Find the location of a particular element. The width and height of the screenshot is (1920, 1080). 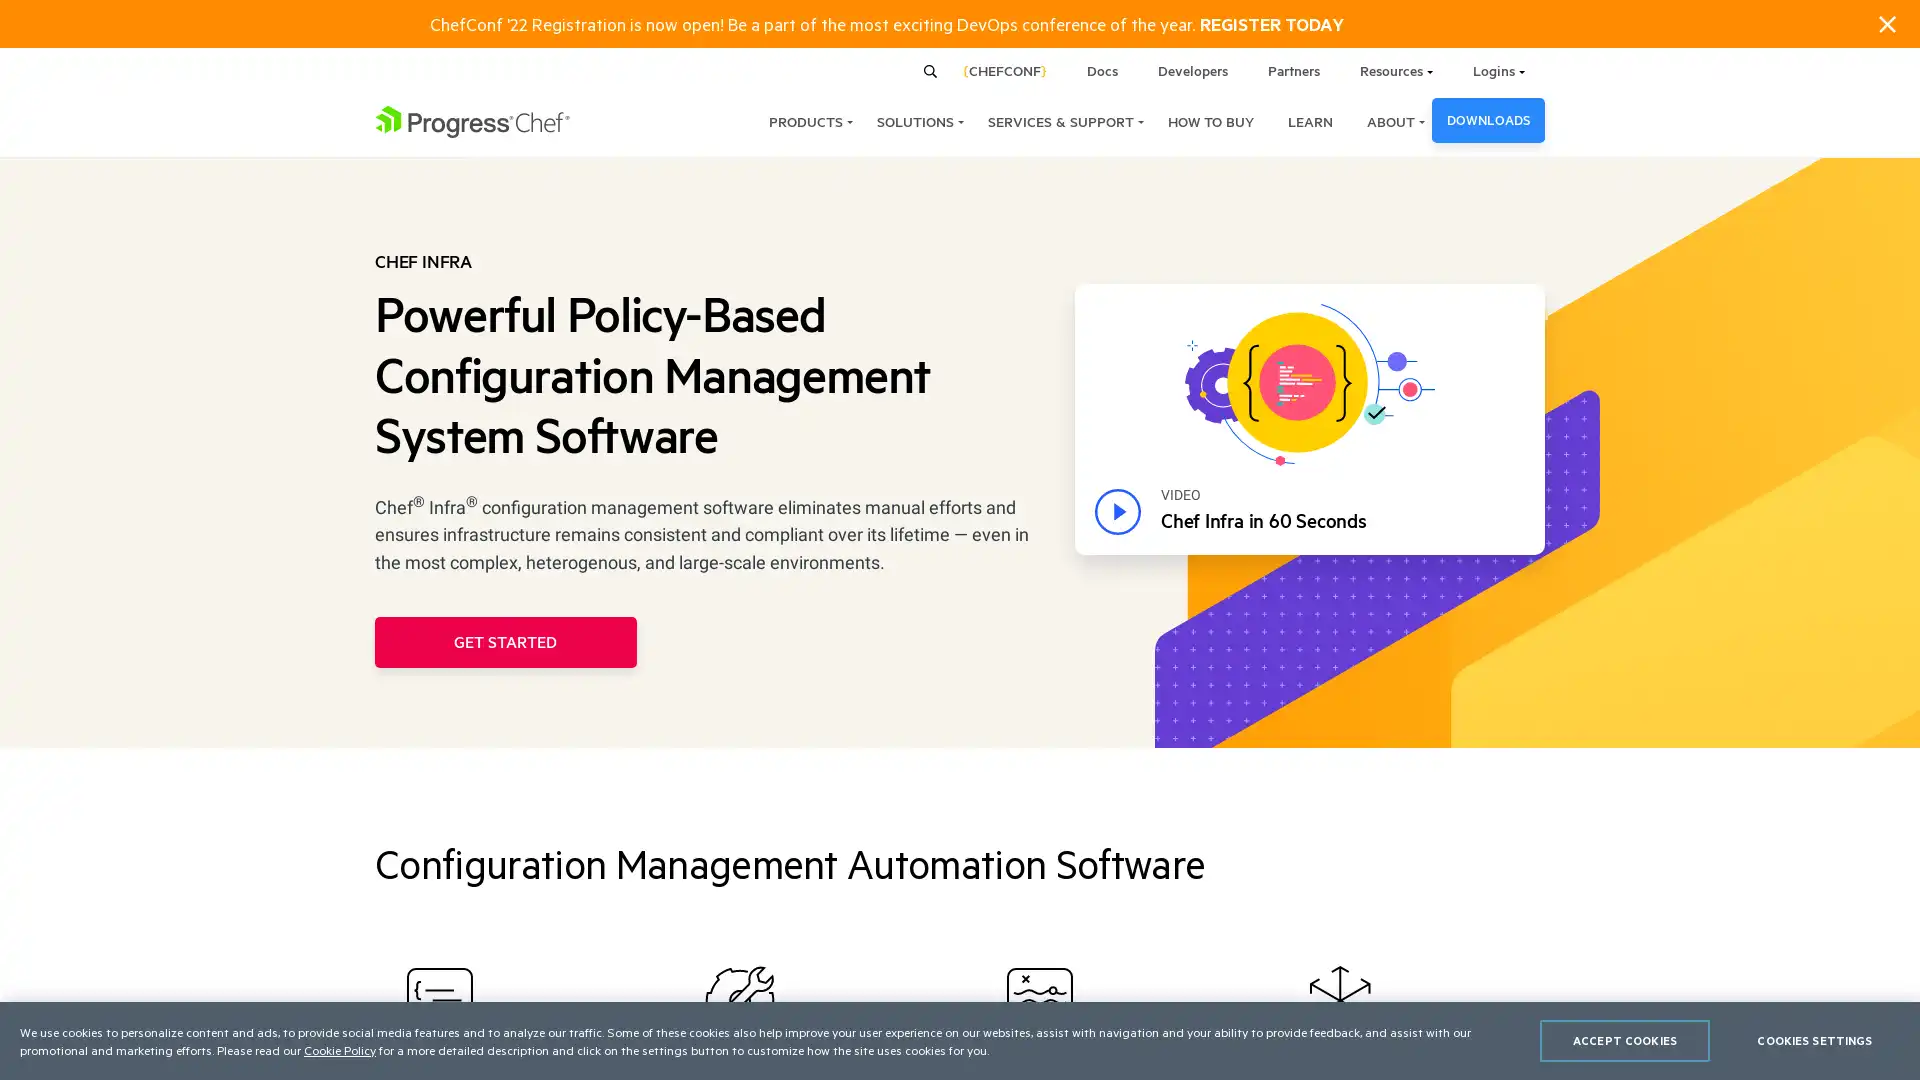

Resources is located at coordinates (1395, 71).